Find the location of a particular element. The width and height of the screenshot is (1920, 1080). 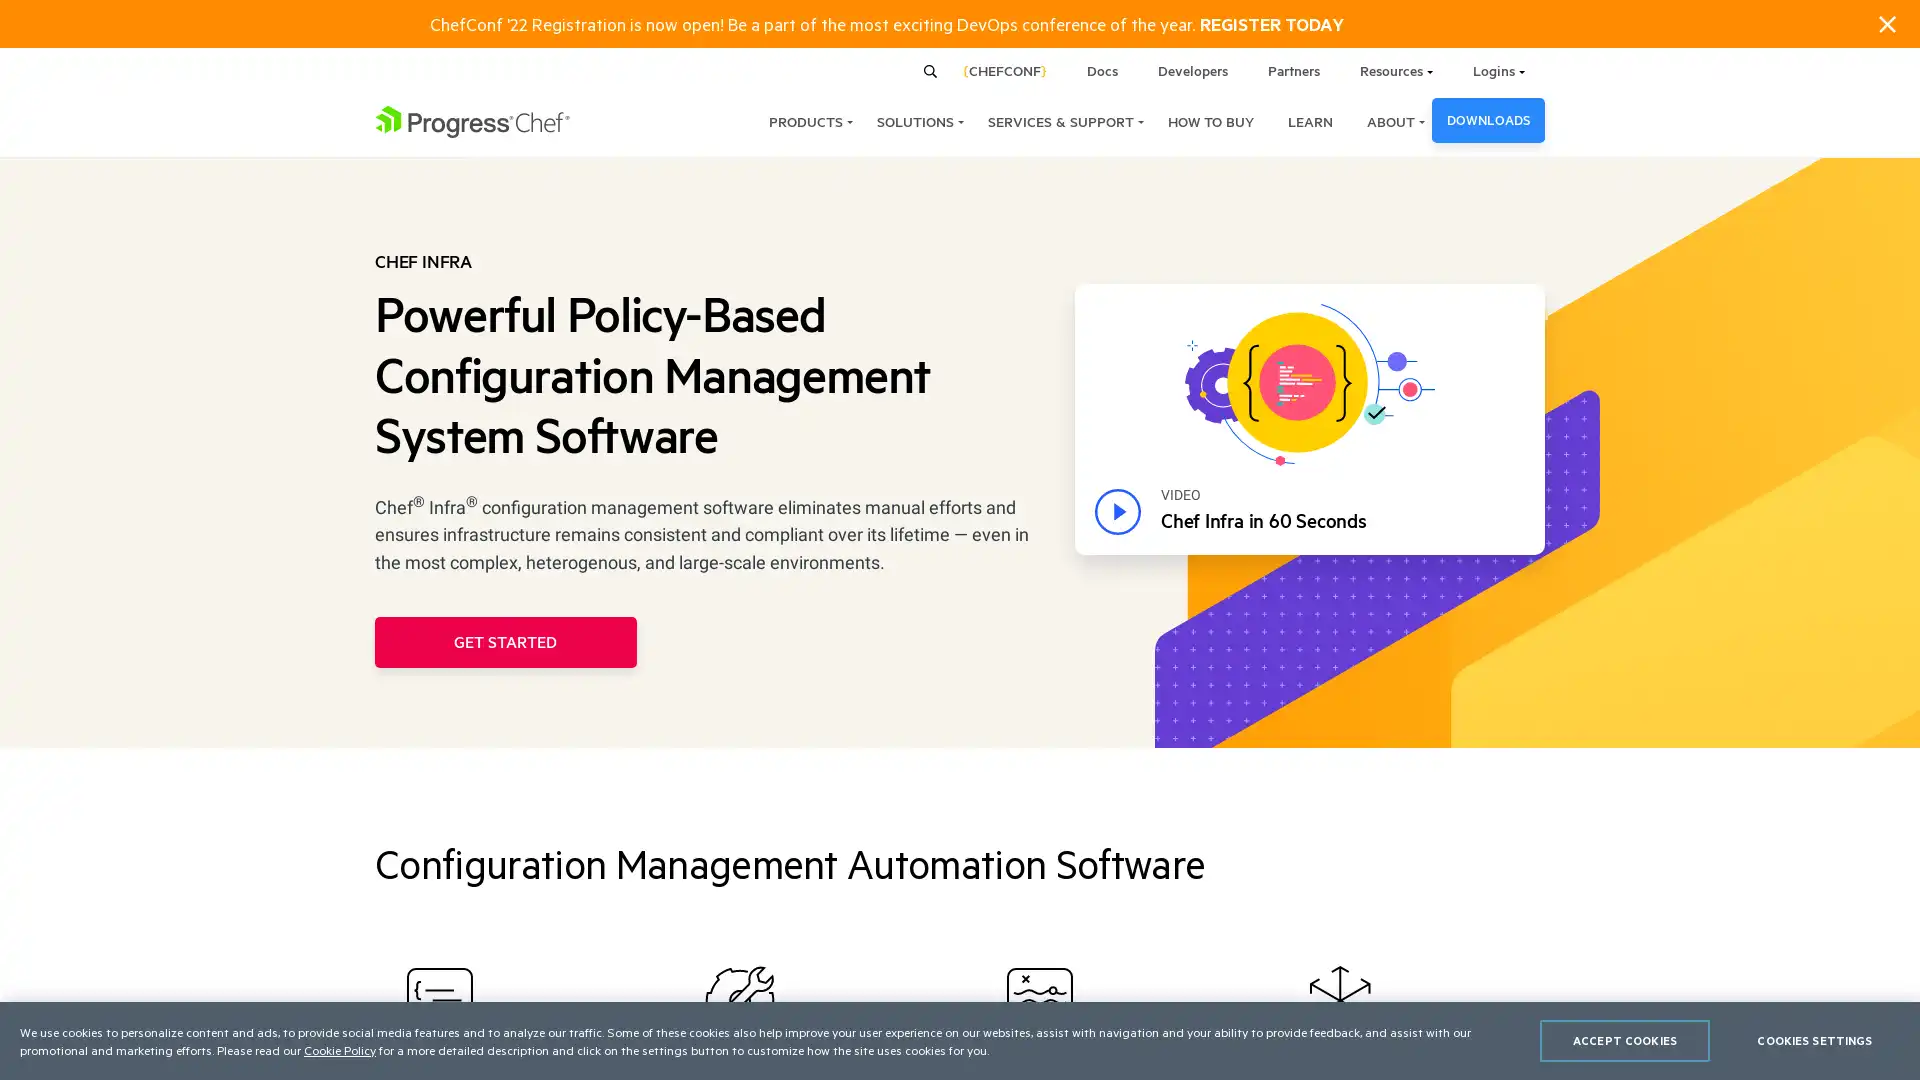

Resources is located at coordinates (1395, 71).